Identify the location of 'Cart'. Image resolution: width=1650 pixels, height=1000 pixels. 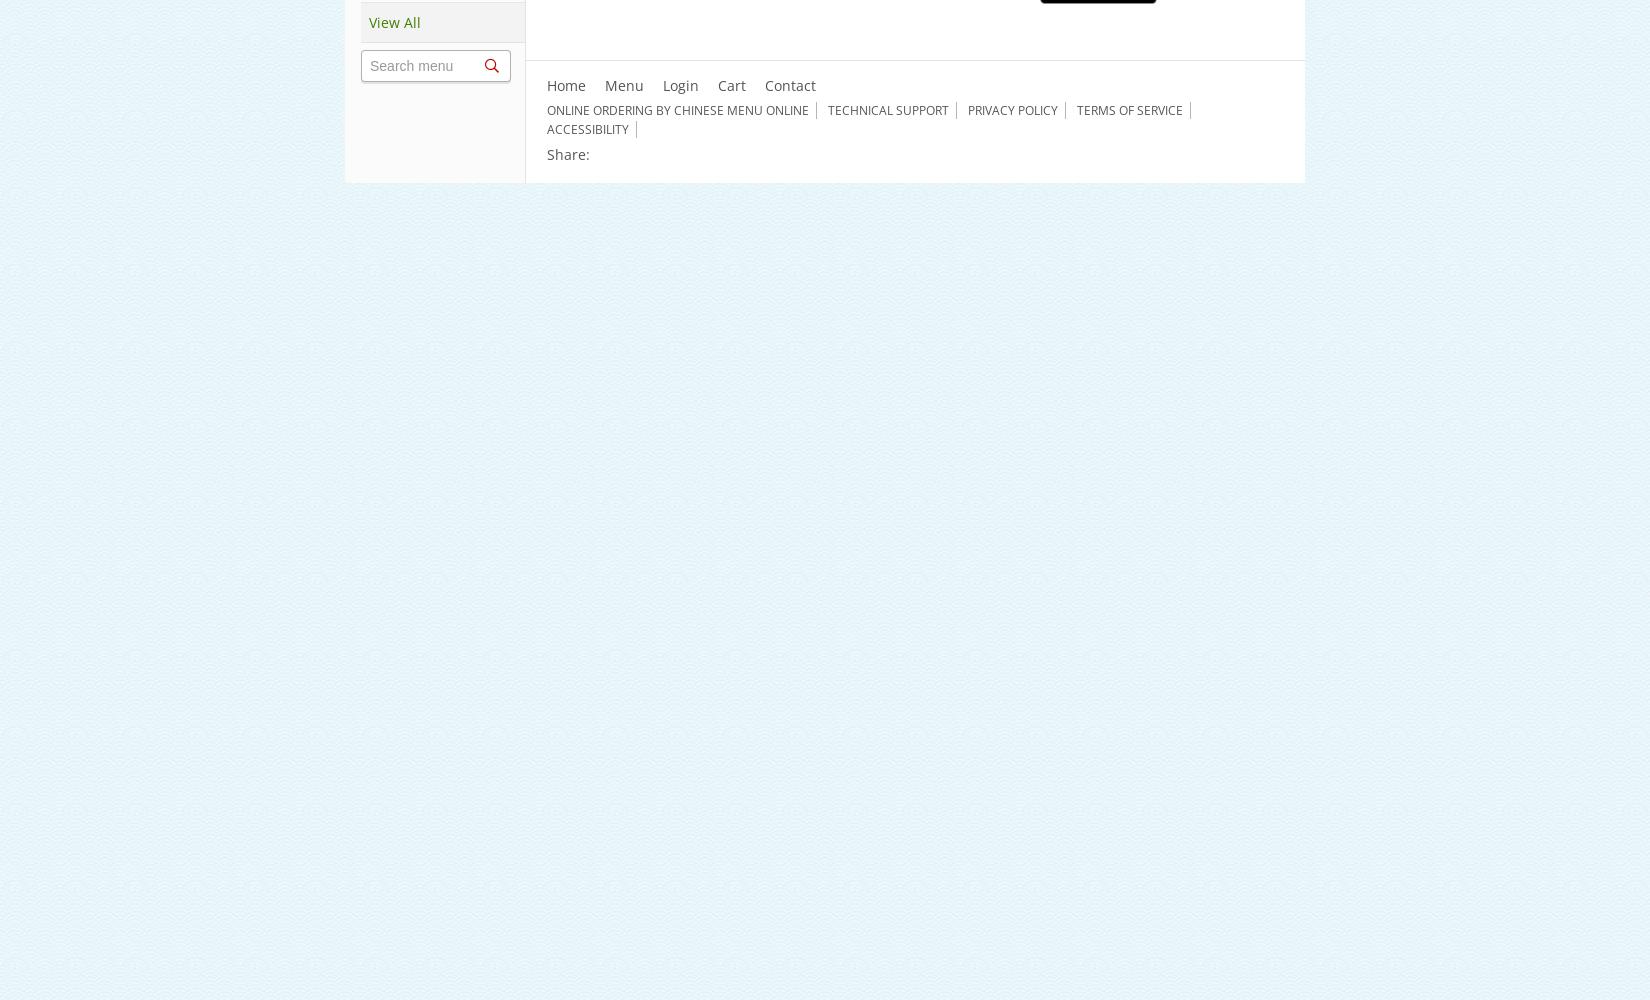
(729, 84).